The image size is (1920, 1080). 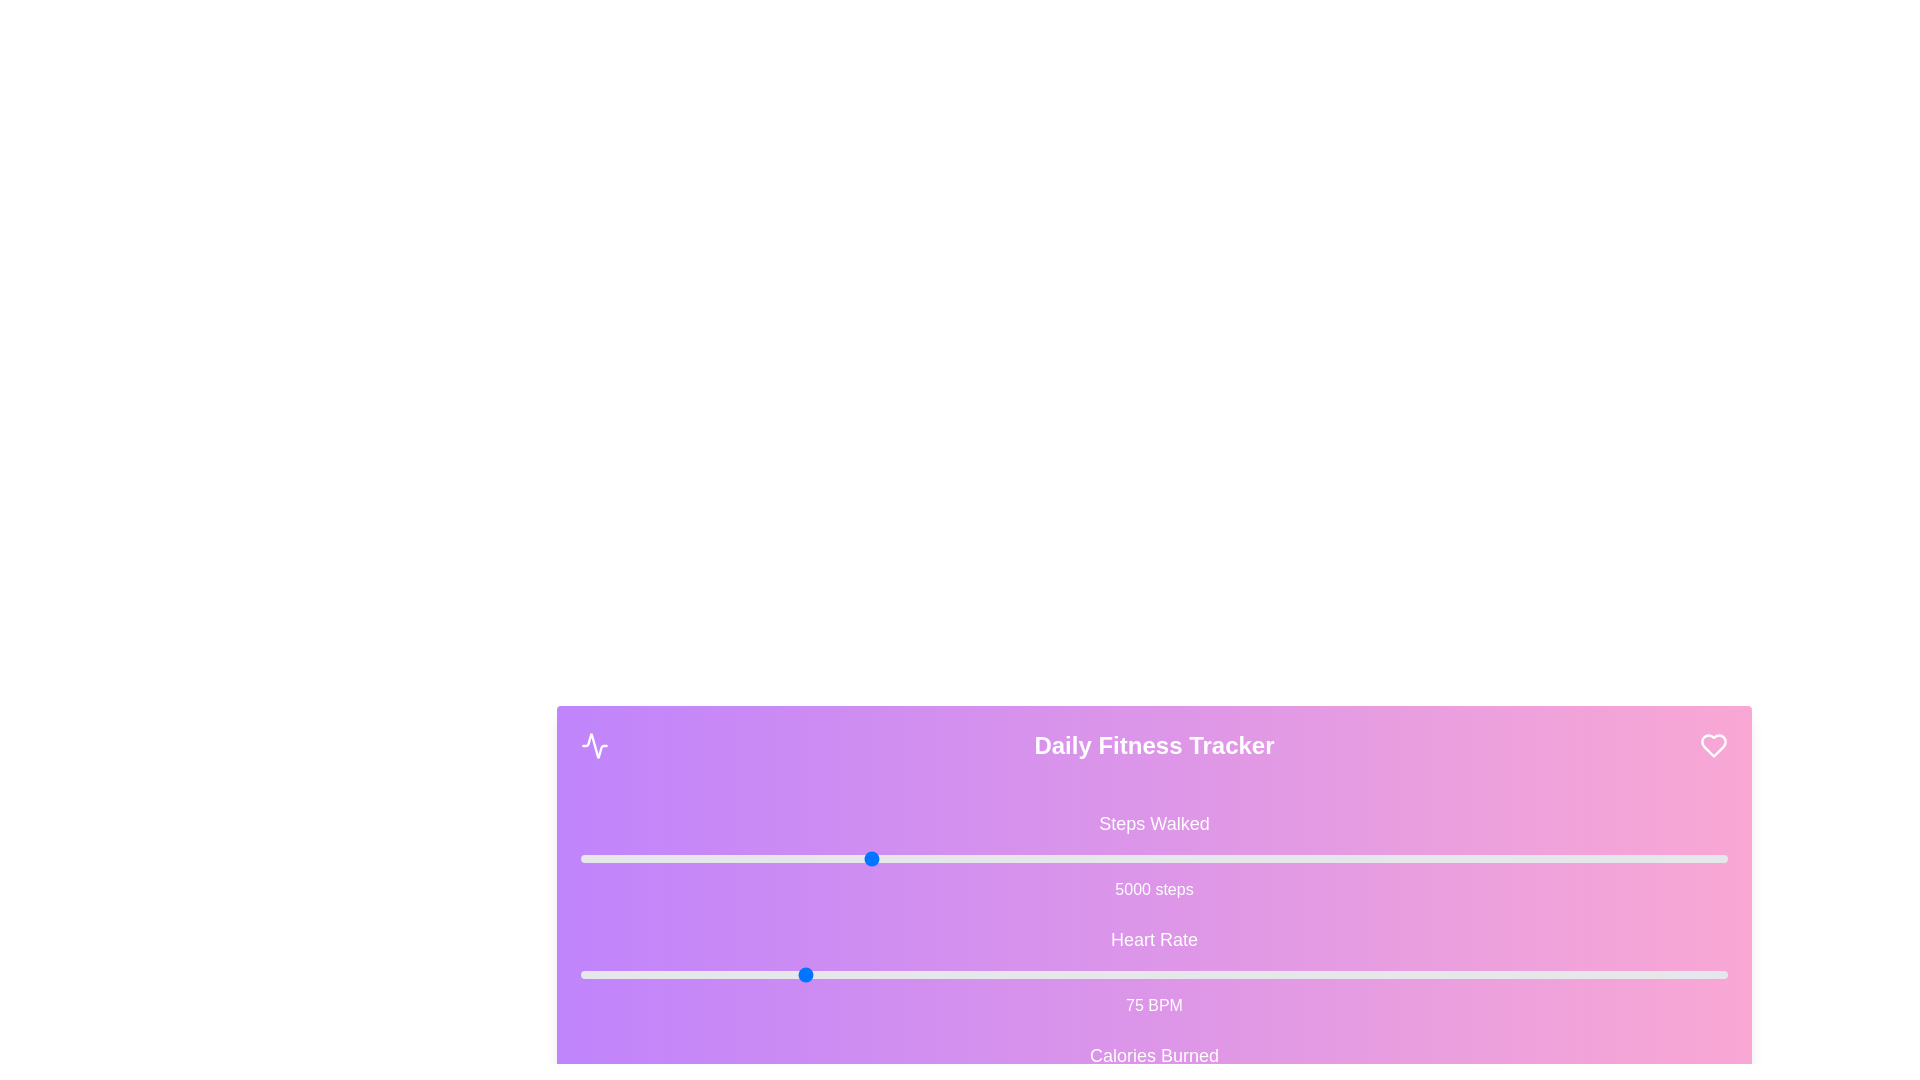 I want to click on the 'Steps Walked' slider to set its value to 10784, so click(x=1199, y=858).